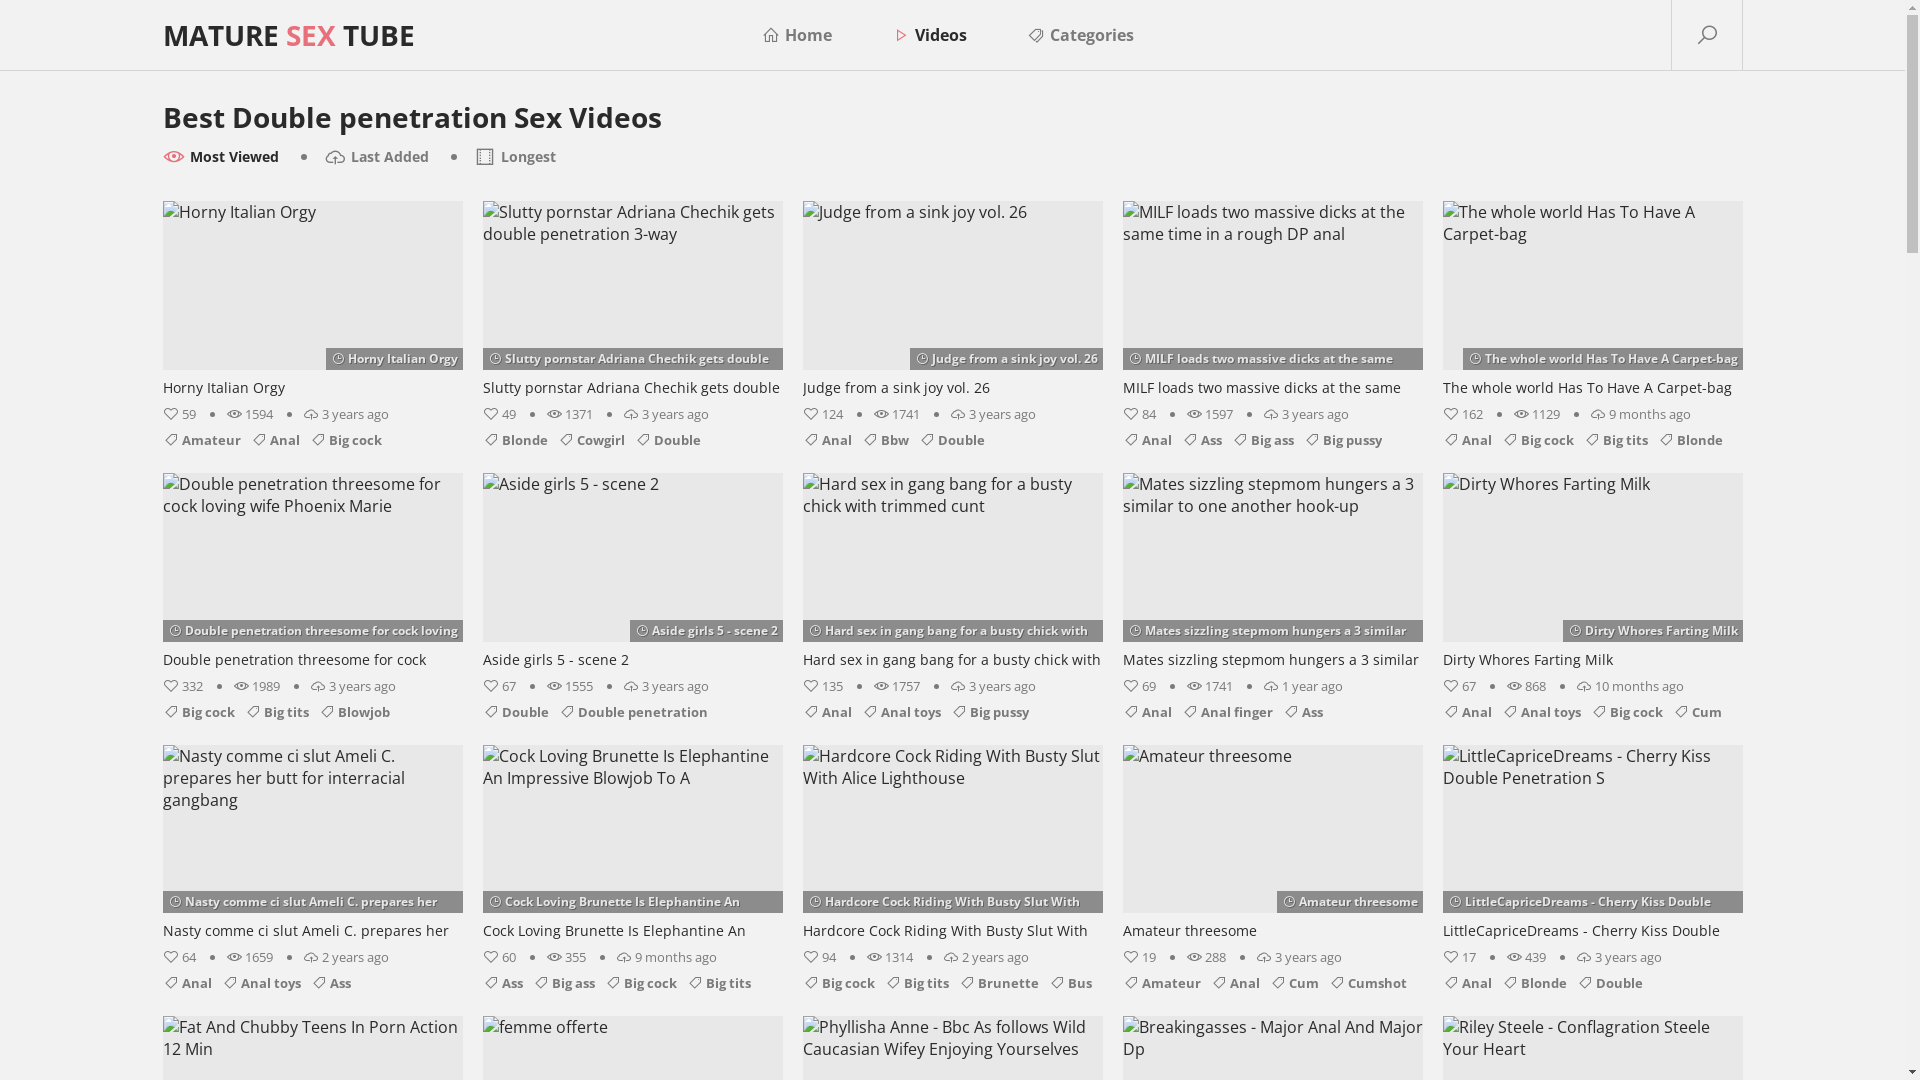  What do you see at coordinates (532, 982) in the screenshot?
I see `'Big ass'` at bounding box center [532, 982].